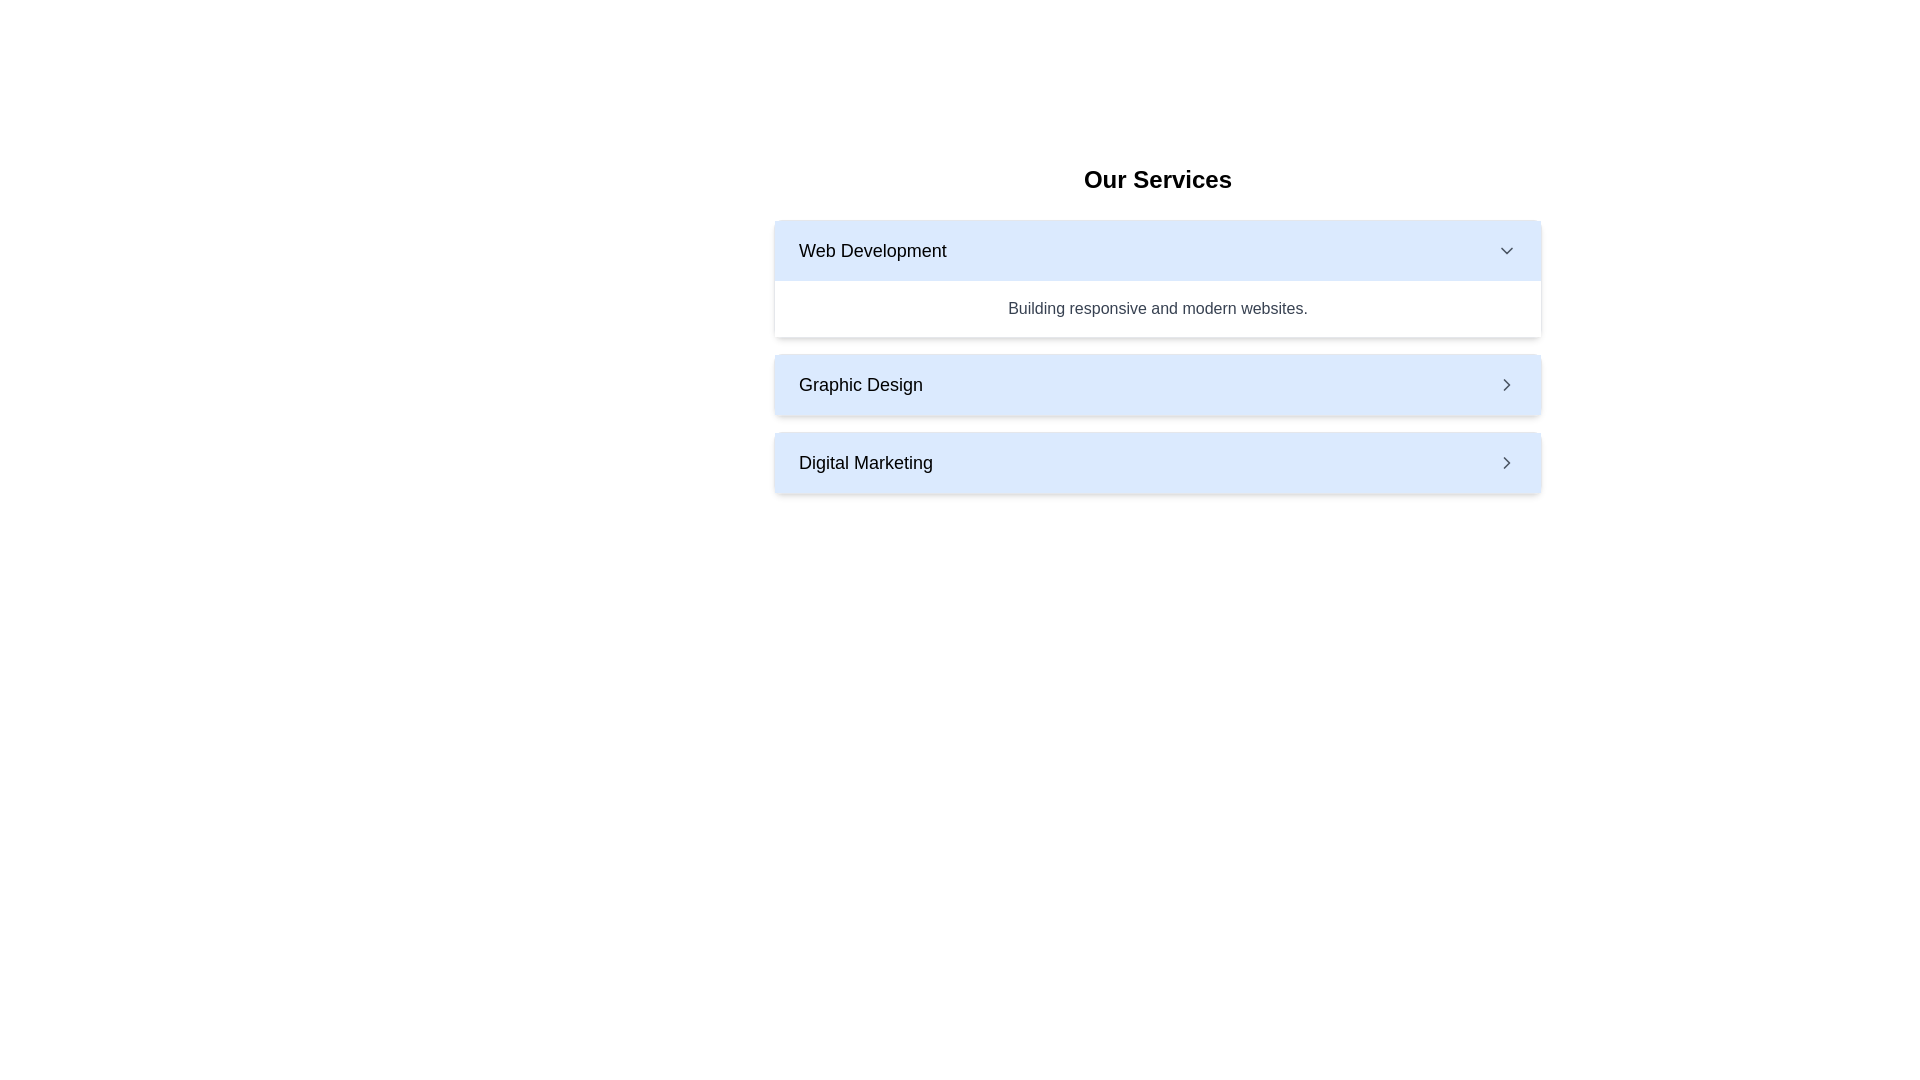 The height and width of the screenshot is (1080, 1920). What do you see at coordinates (1157, 385) in the screenshot?
I see `the second interactive panel for Graphic Design services, which is centrally located between Web Development and Digital Marketing panels` at bounding box center [1157, 385].